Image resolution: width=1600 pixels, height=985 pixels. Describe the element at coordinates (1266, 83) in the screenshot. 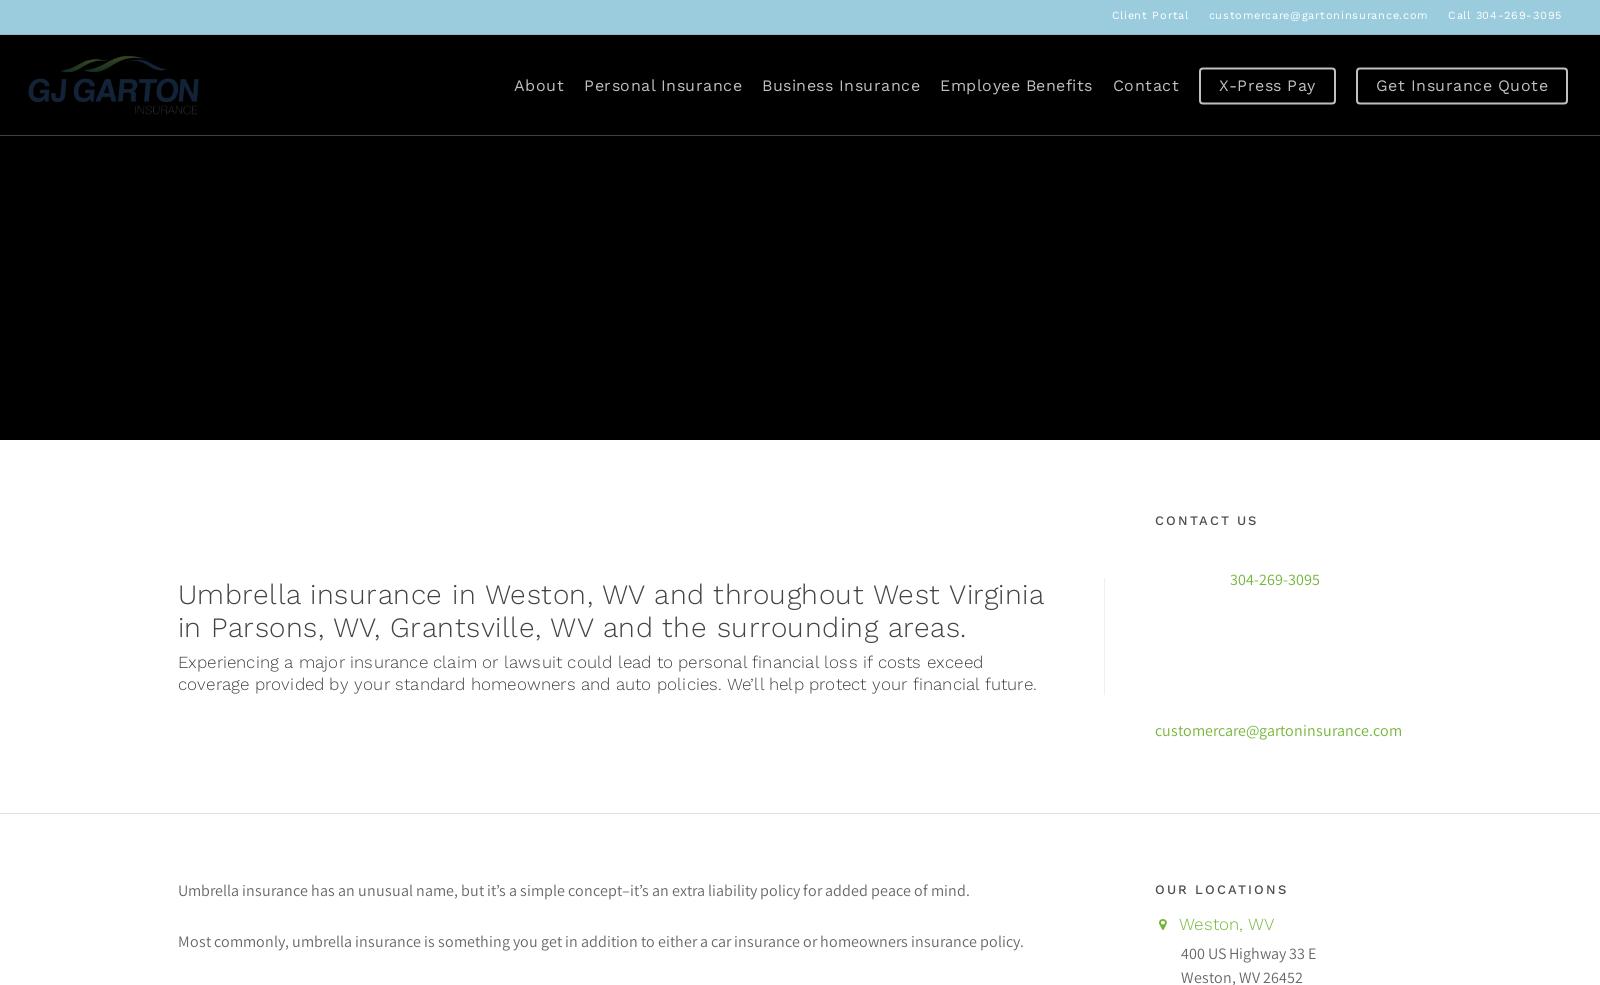

I see `'X-Press Pay'` at that location.